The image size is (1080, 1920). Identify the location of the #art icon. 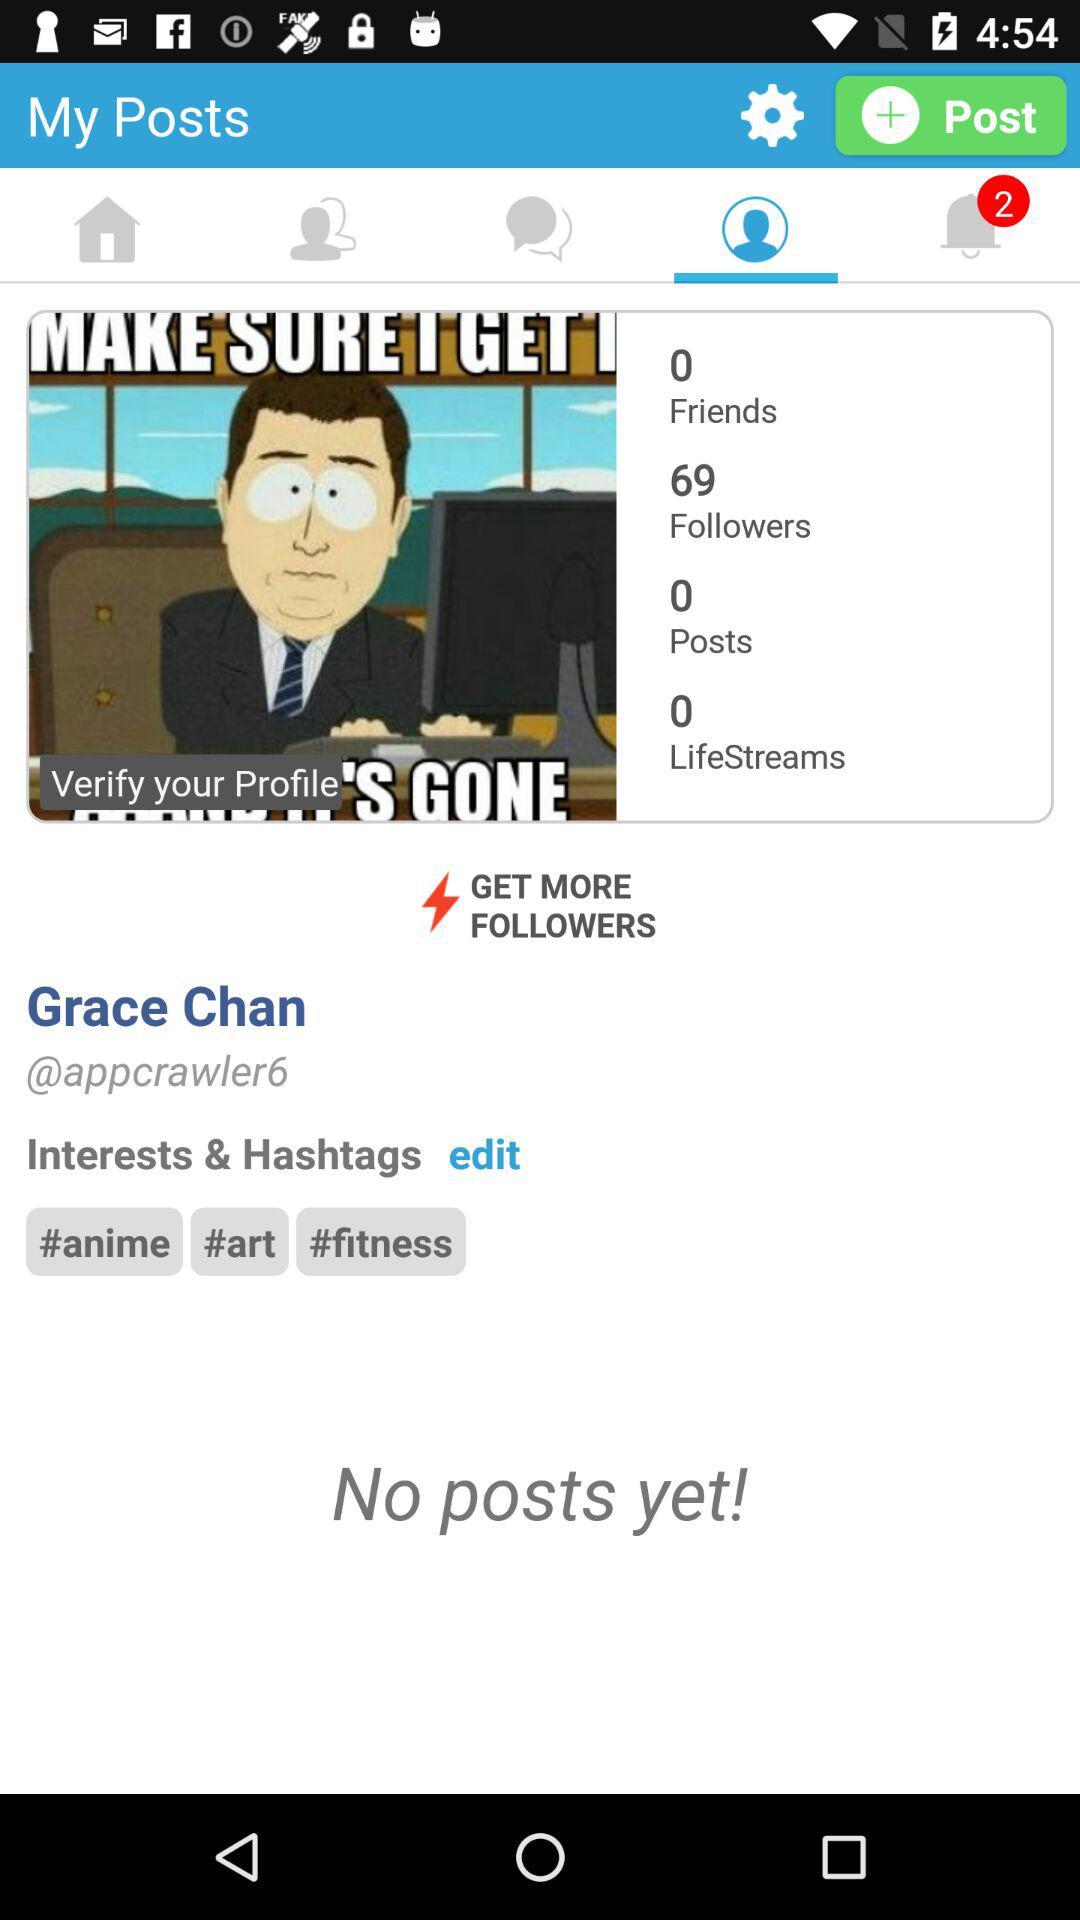
(238, 1240).